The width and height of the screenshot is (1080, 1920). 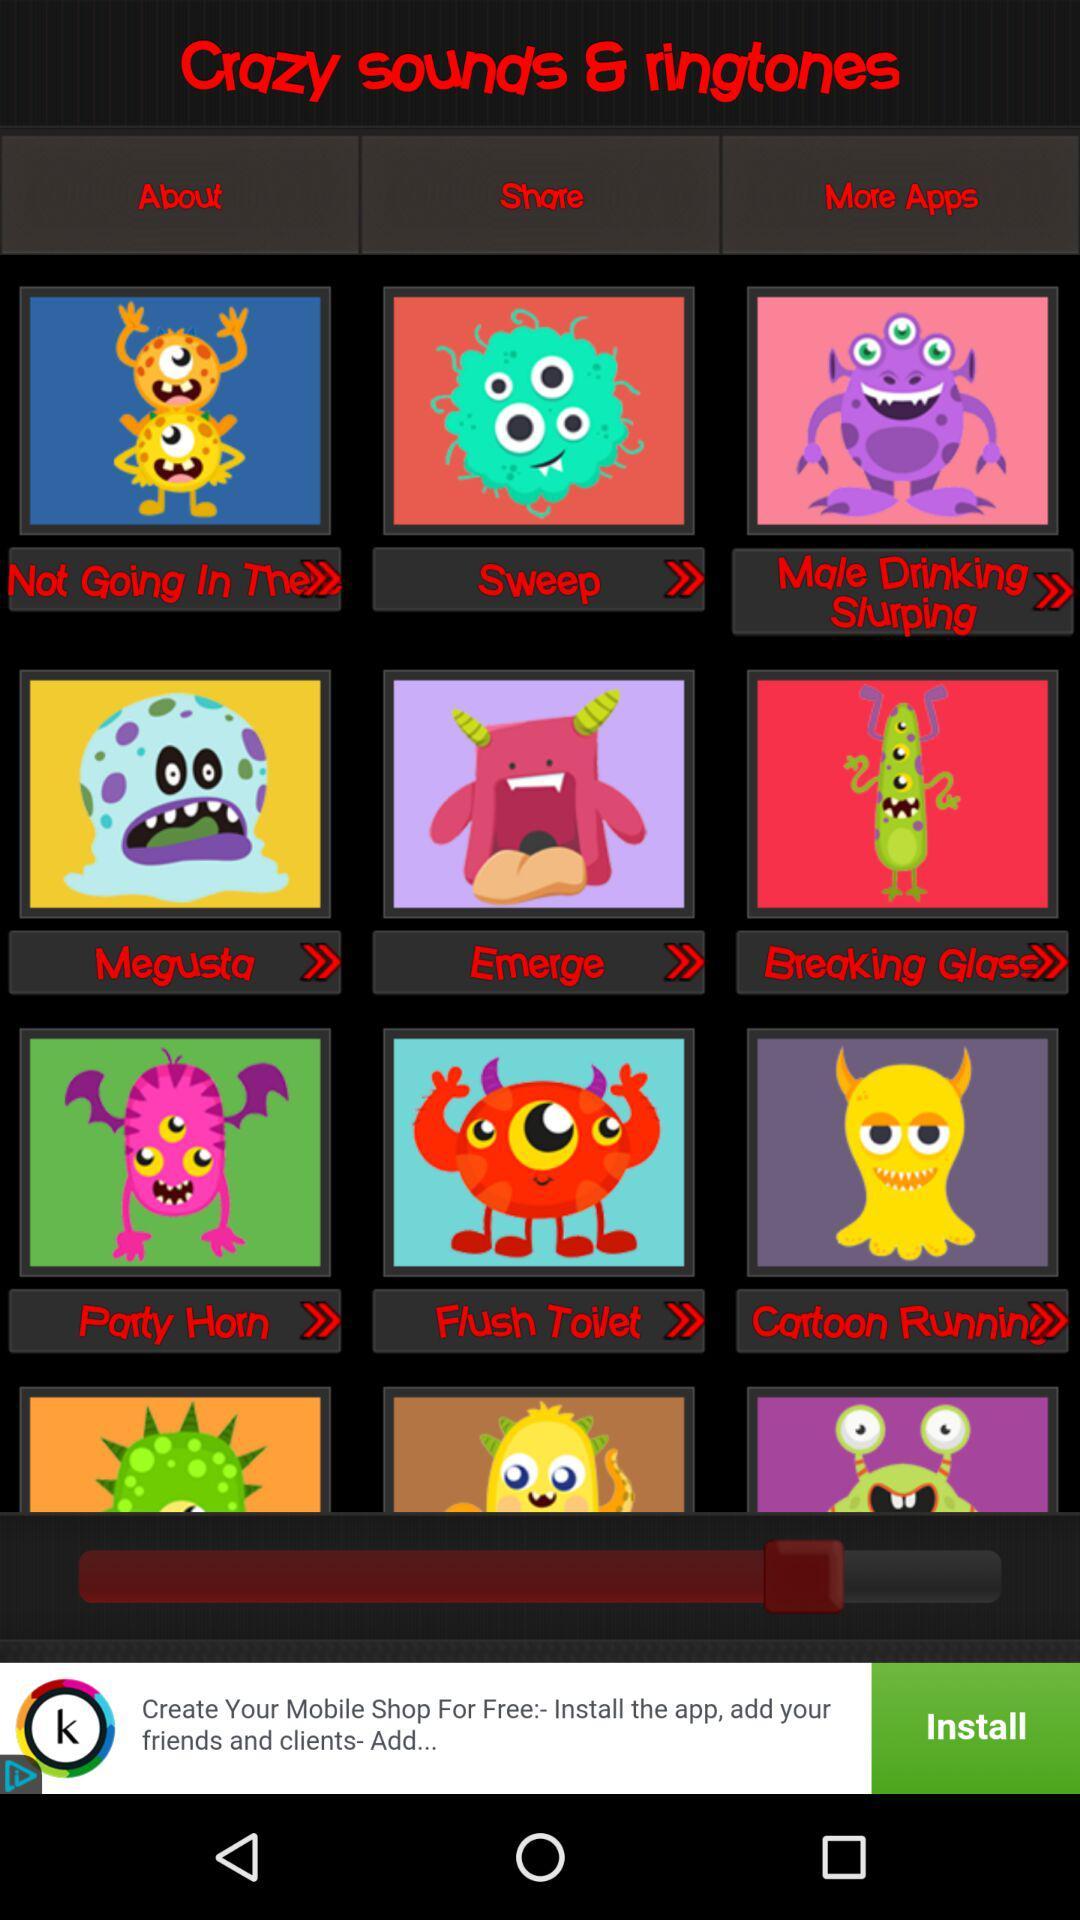 What do you see at coordinates (1045, 961) in the screenshot?
I see `preview the sound` at bounding box center [1045, 961].